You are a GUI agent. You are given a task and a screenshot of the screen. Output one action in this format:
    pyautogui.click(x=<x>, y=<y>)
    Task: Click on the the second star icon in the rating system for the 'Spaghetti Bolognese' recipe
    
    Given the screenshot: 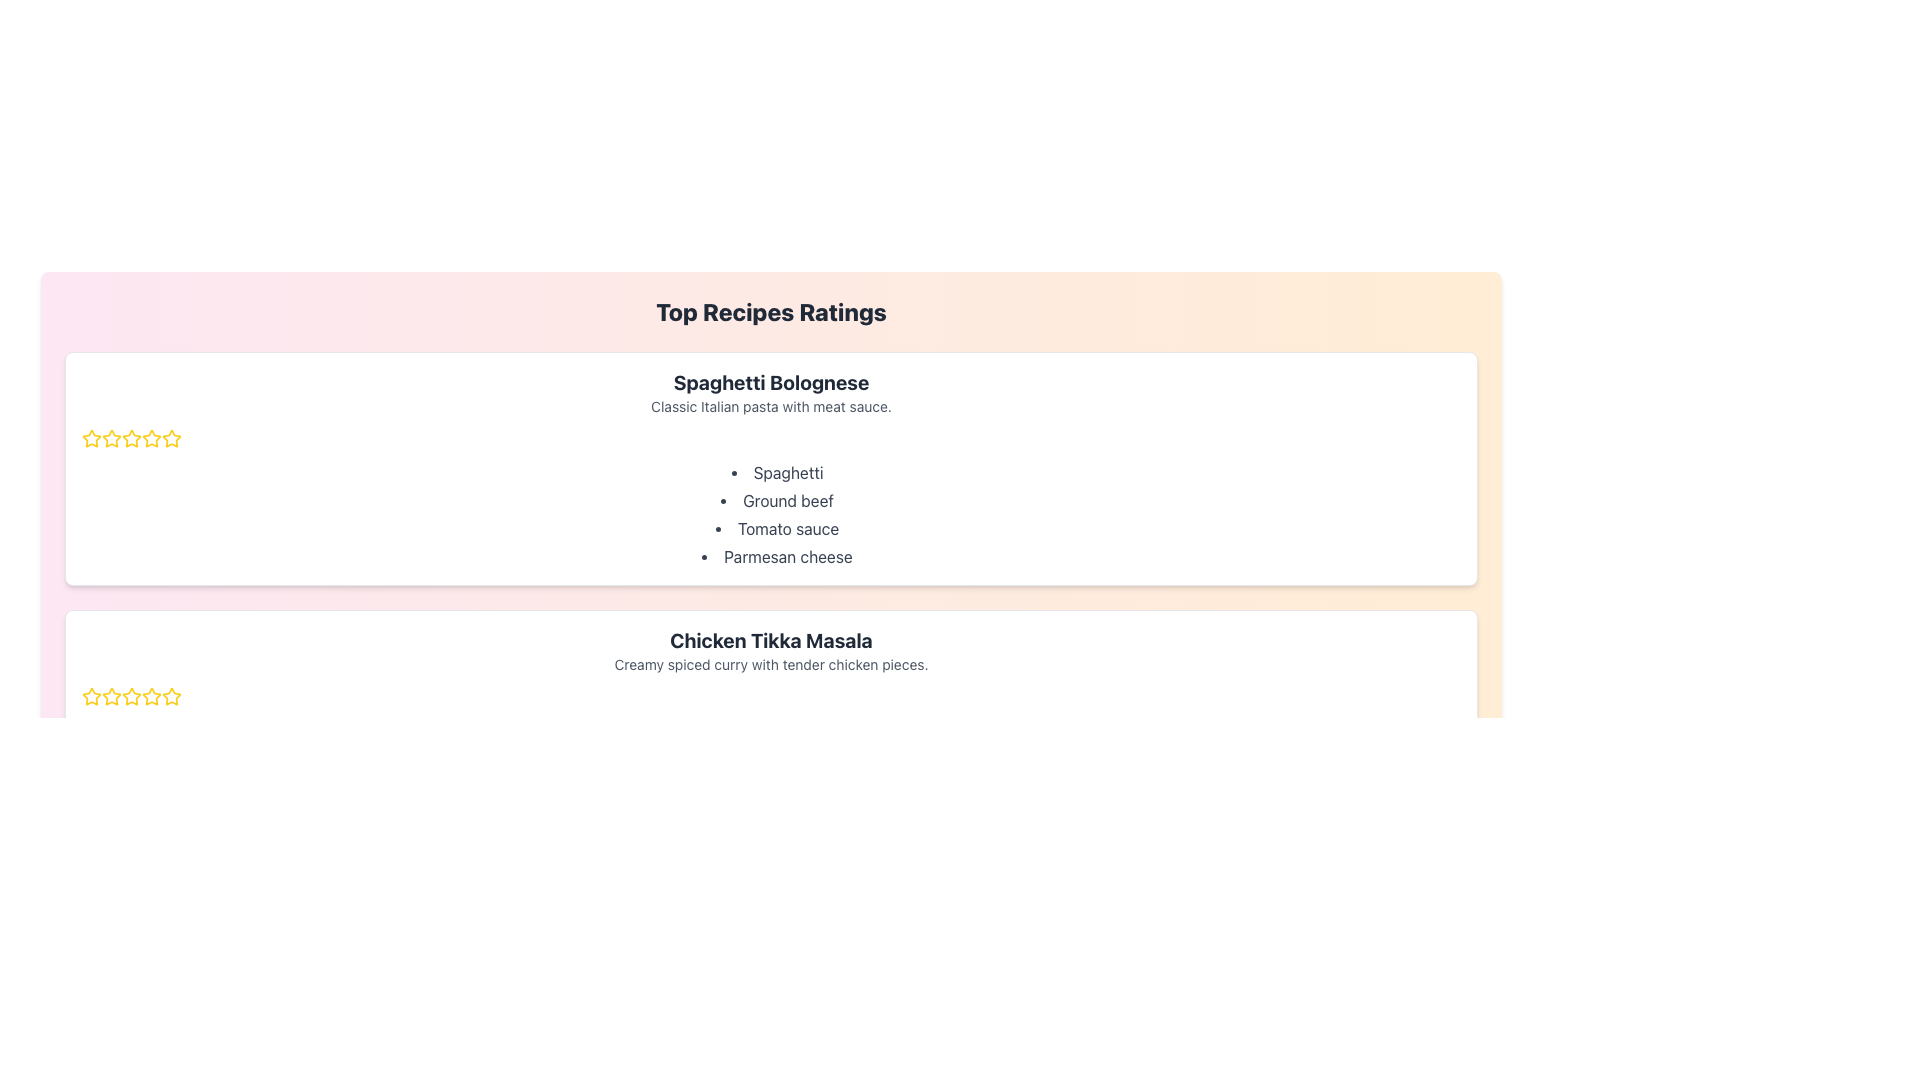 What is the action you would take?
    pyautogui.click(x=131, y=437)
    